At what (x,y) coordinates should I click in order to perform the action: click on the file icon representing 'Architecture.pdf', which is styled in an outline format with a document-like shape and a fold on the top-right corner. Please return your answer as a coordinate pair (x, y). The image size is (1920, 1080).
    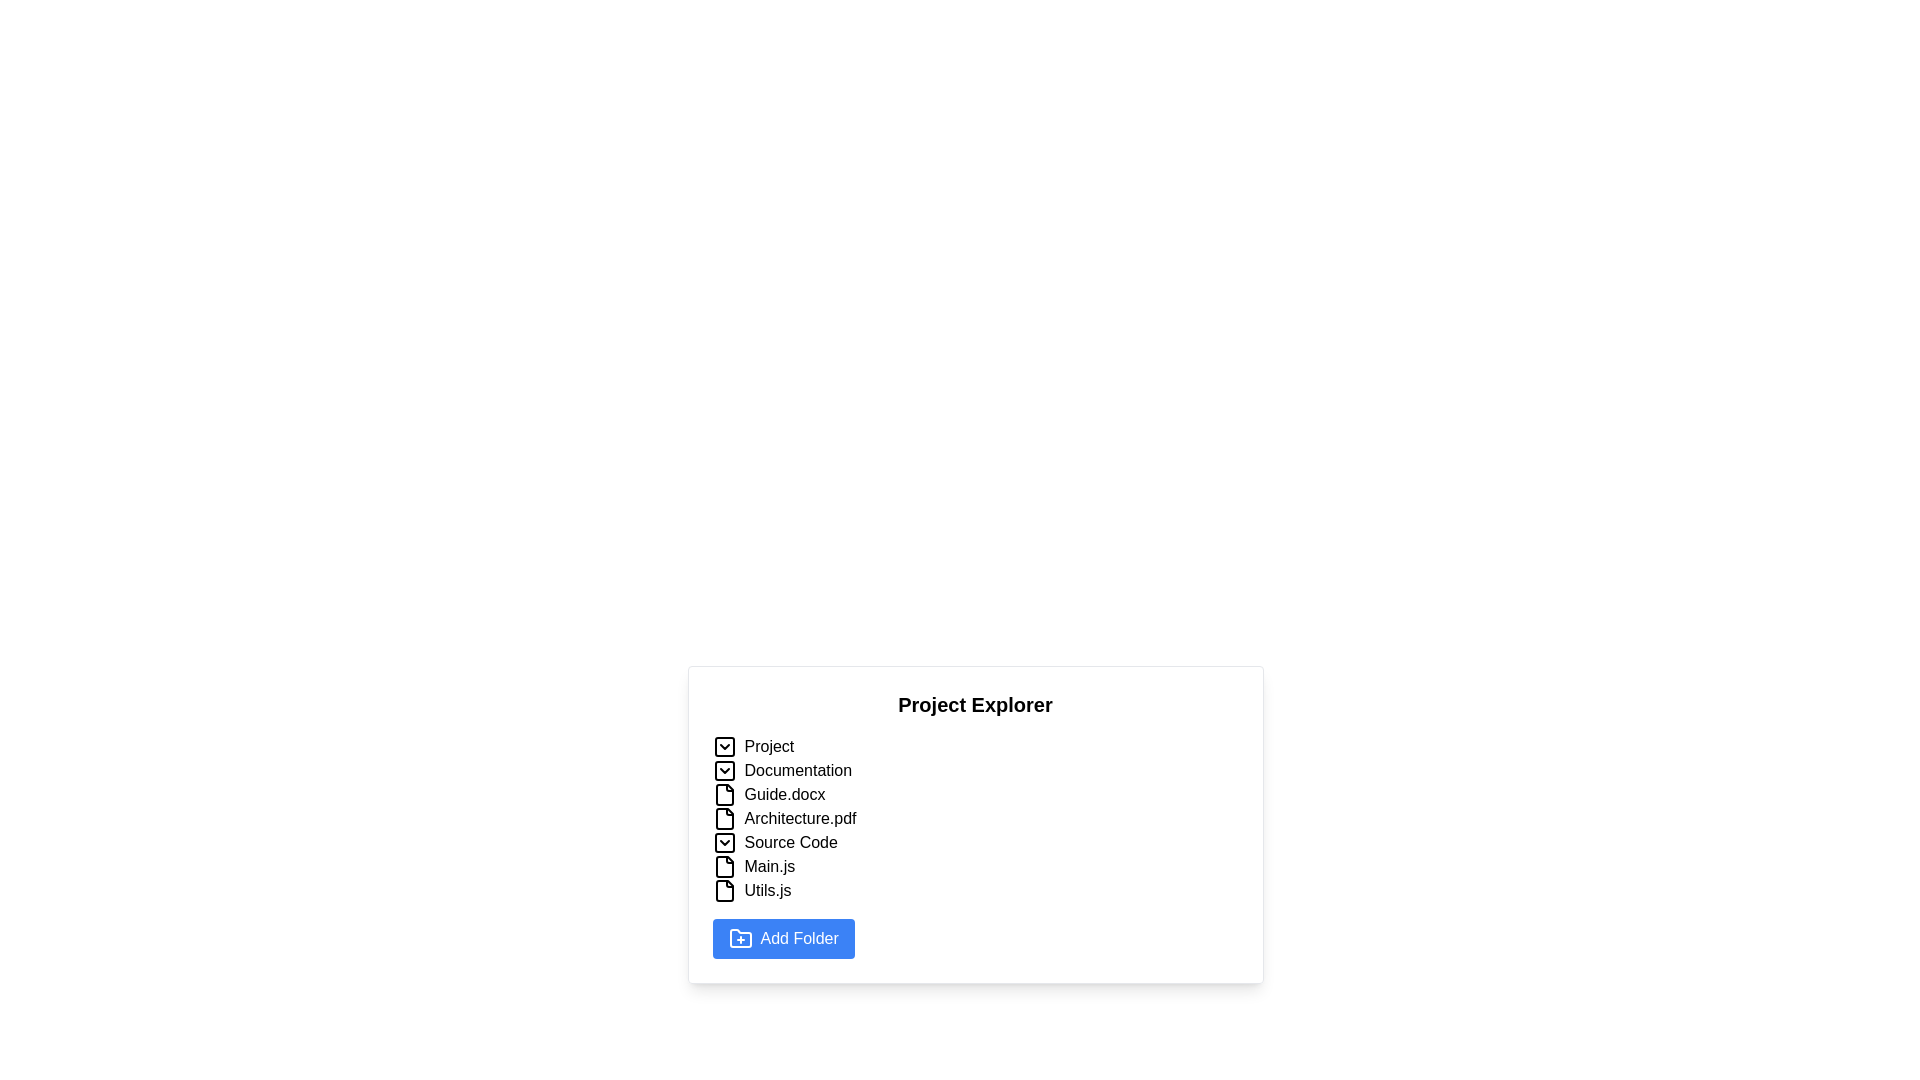
    Looking at the image, I should click on (723, 818).